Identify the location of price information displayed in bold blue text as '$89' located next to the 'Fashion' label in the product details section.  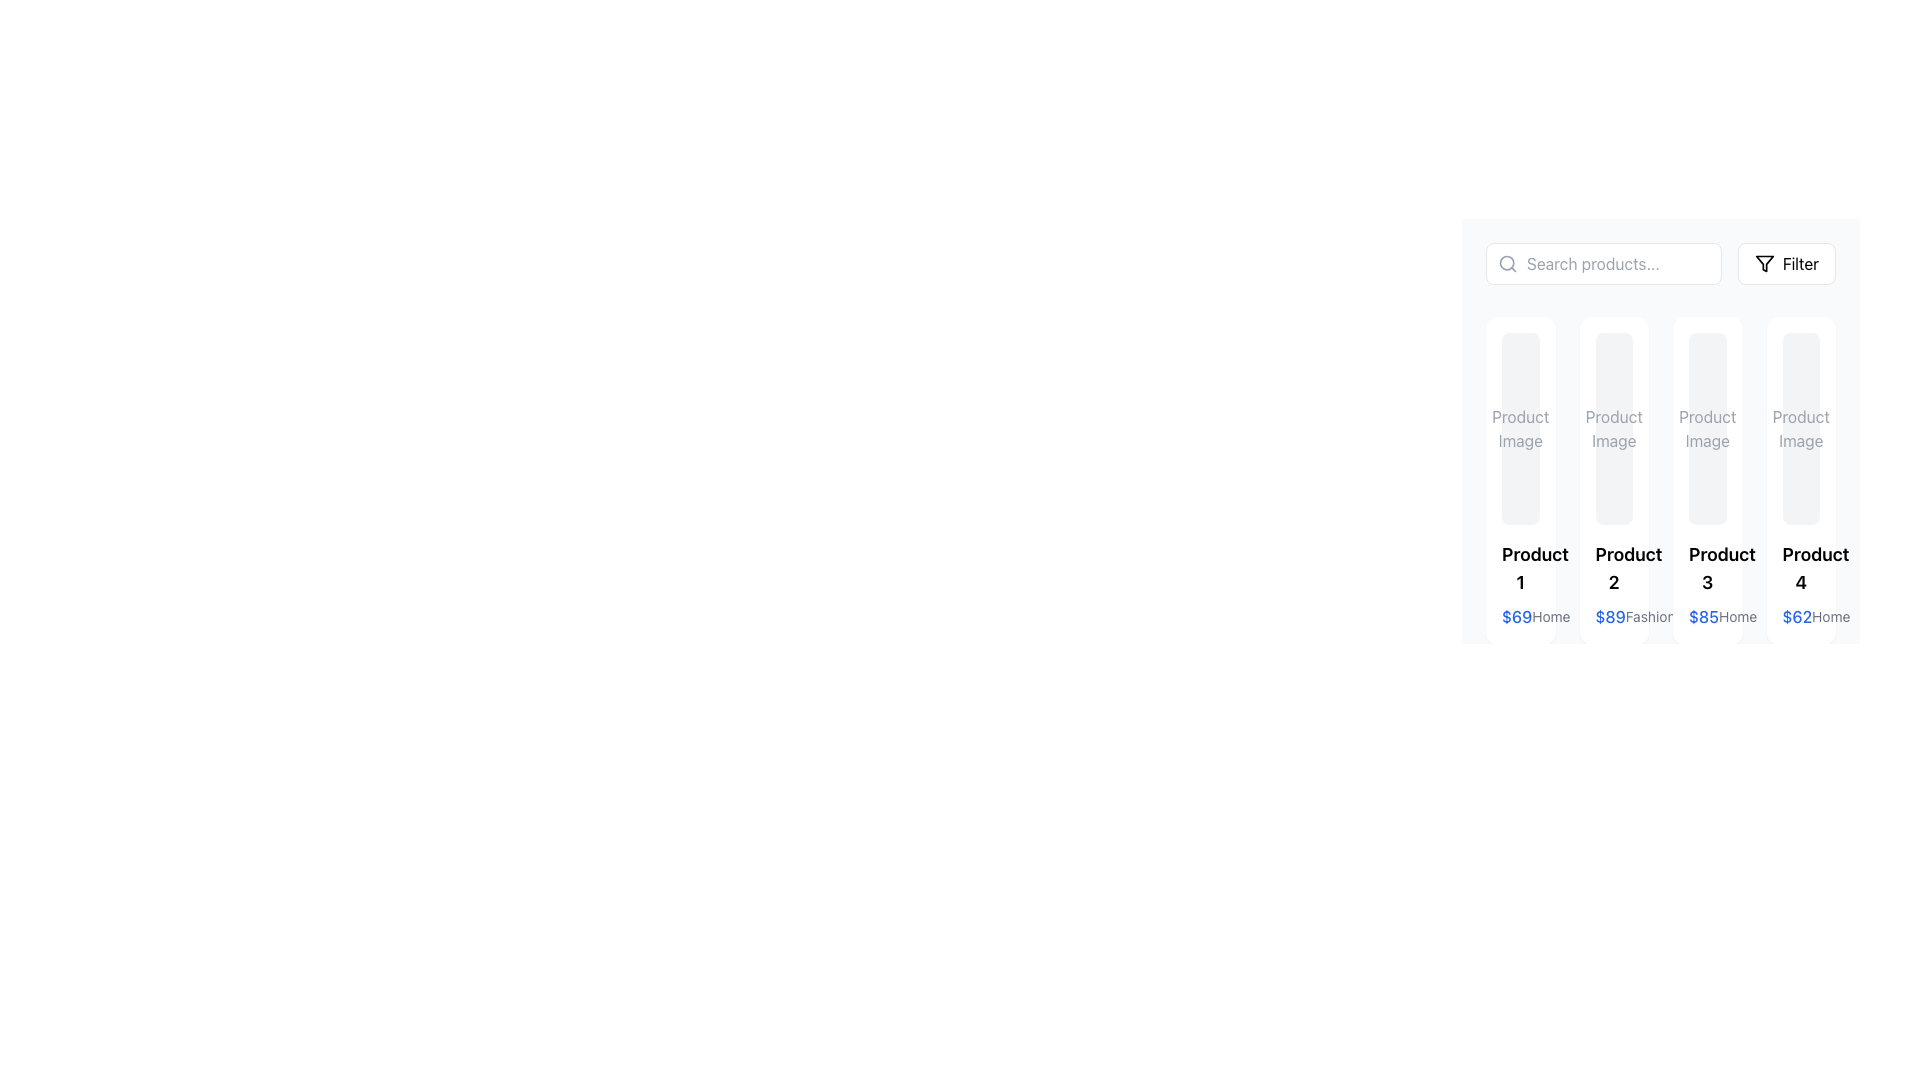
(1610, 616).